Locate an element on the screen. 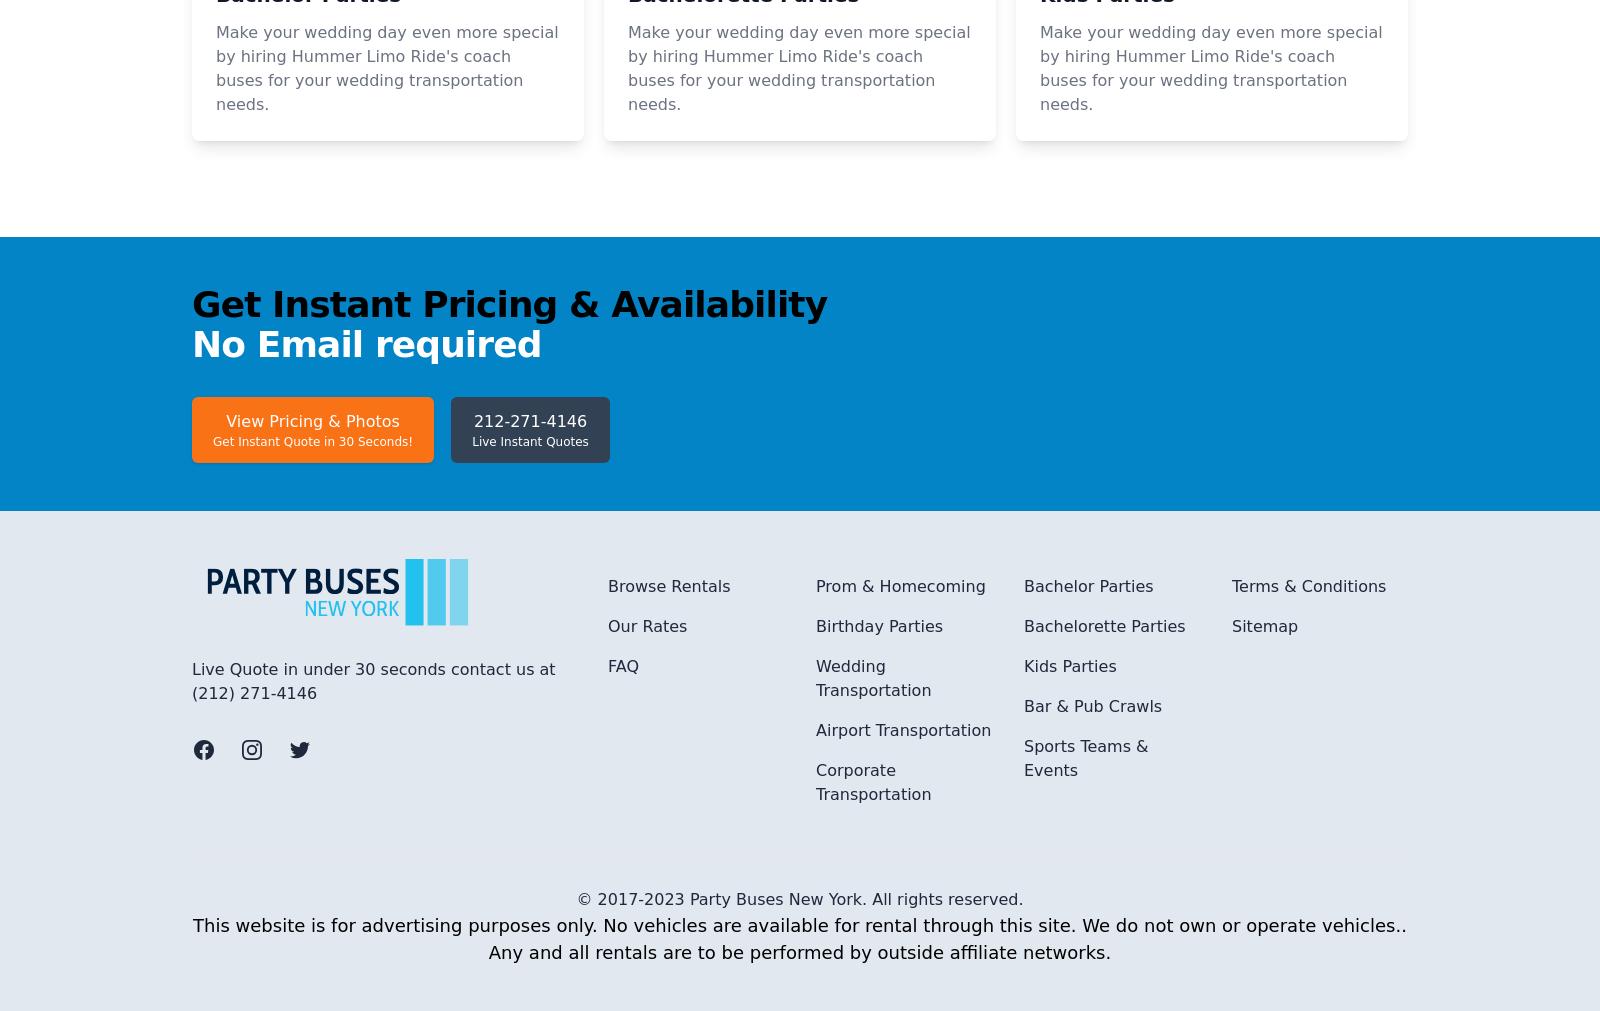  'Live Instant Quotes' is located at coordinates (471, 707).